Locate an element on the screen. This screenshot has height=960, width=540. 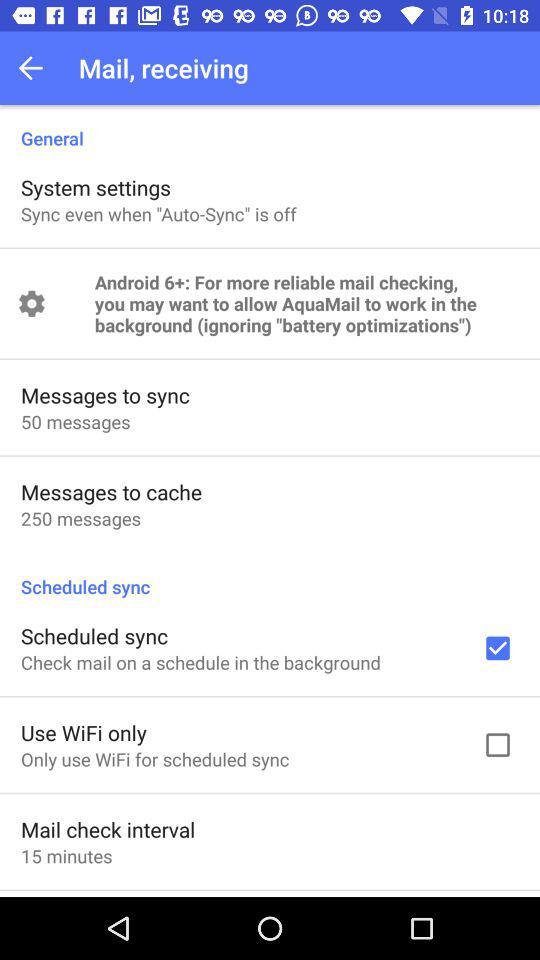
the item next to android 6 for item is located at coordinates (30, 303).